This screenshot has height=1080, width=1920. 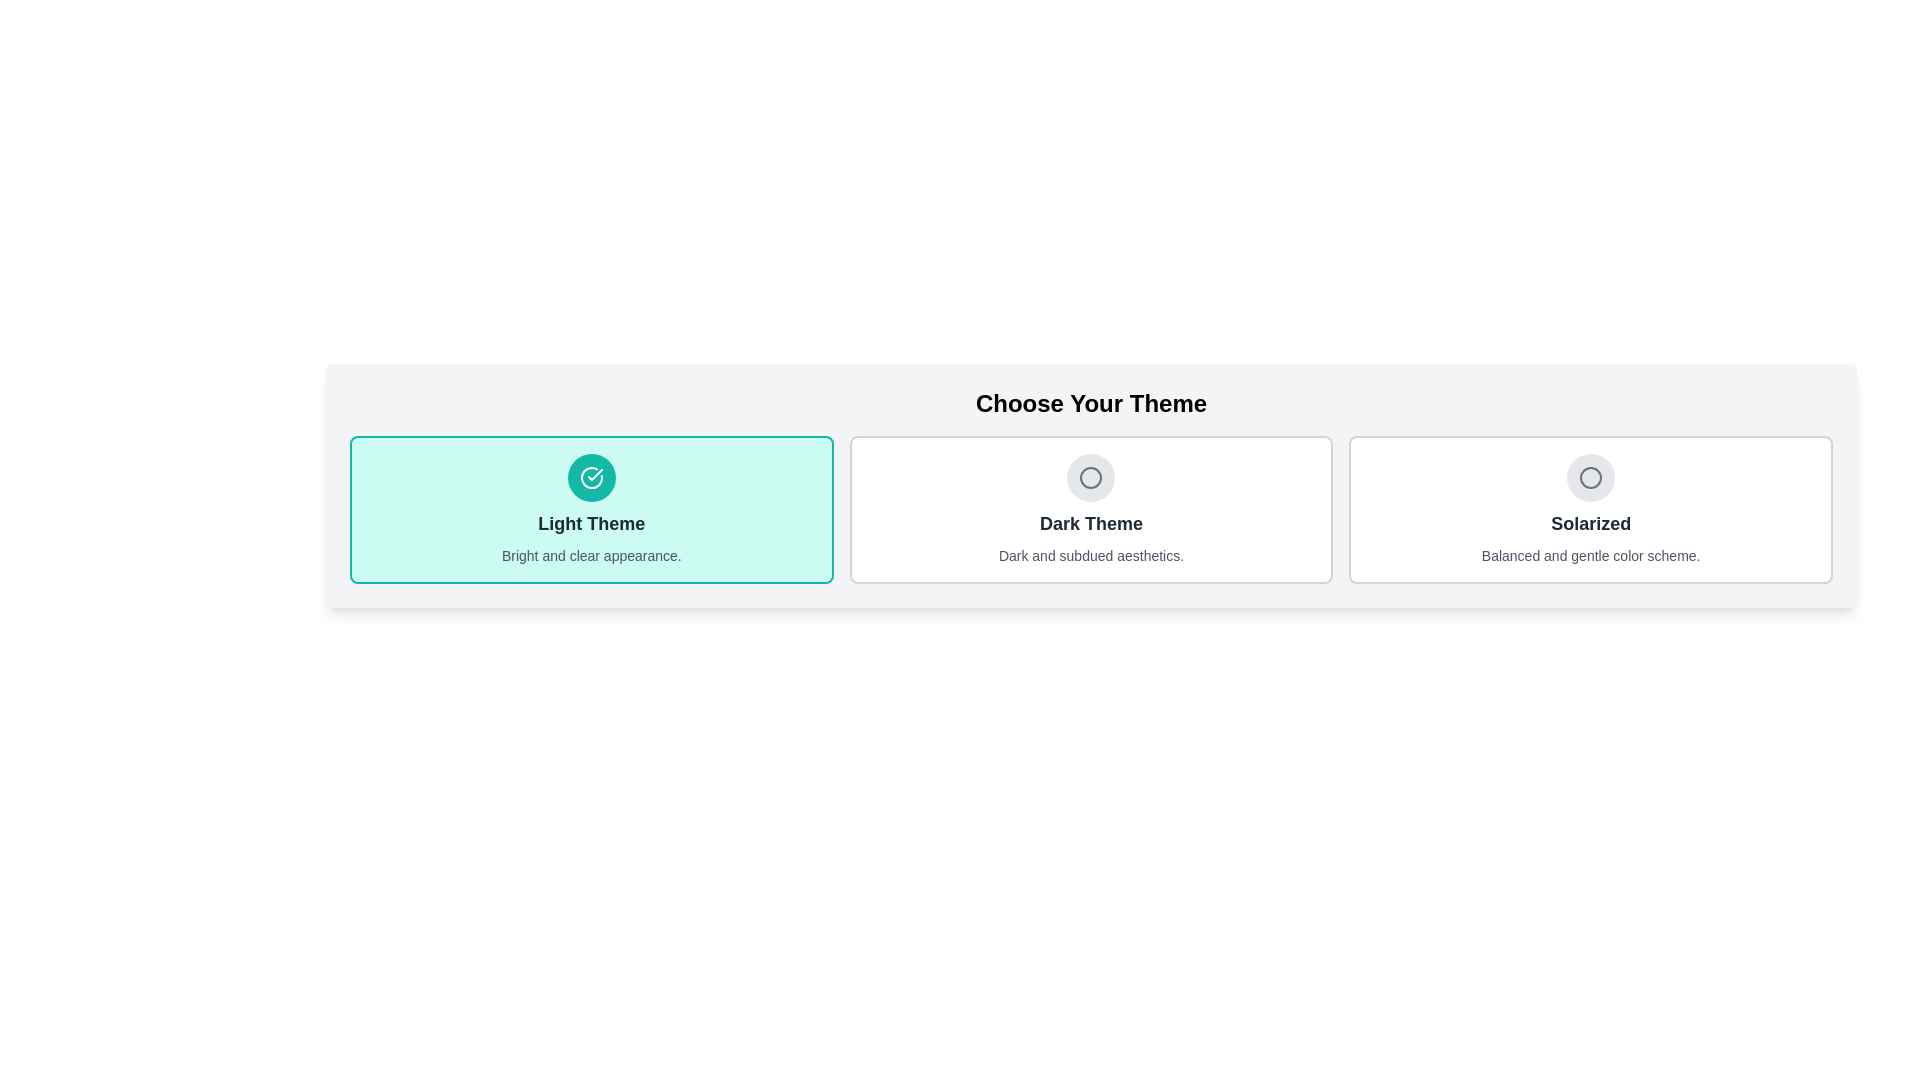 I want to click on the visual indicator icon located within the rectangular card under the text 'Dark Theme' and above 'Dark and subdued aesthetics.', so click(x=1090, y=478).